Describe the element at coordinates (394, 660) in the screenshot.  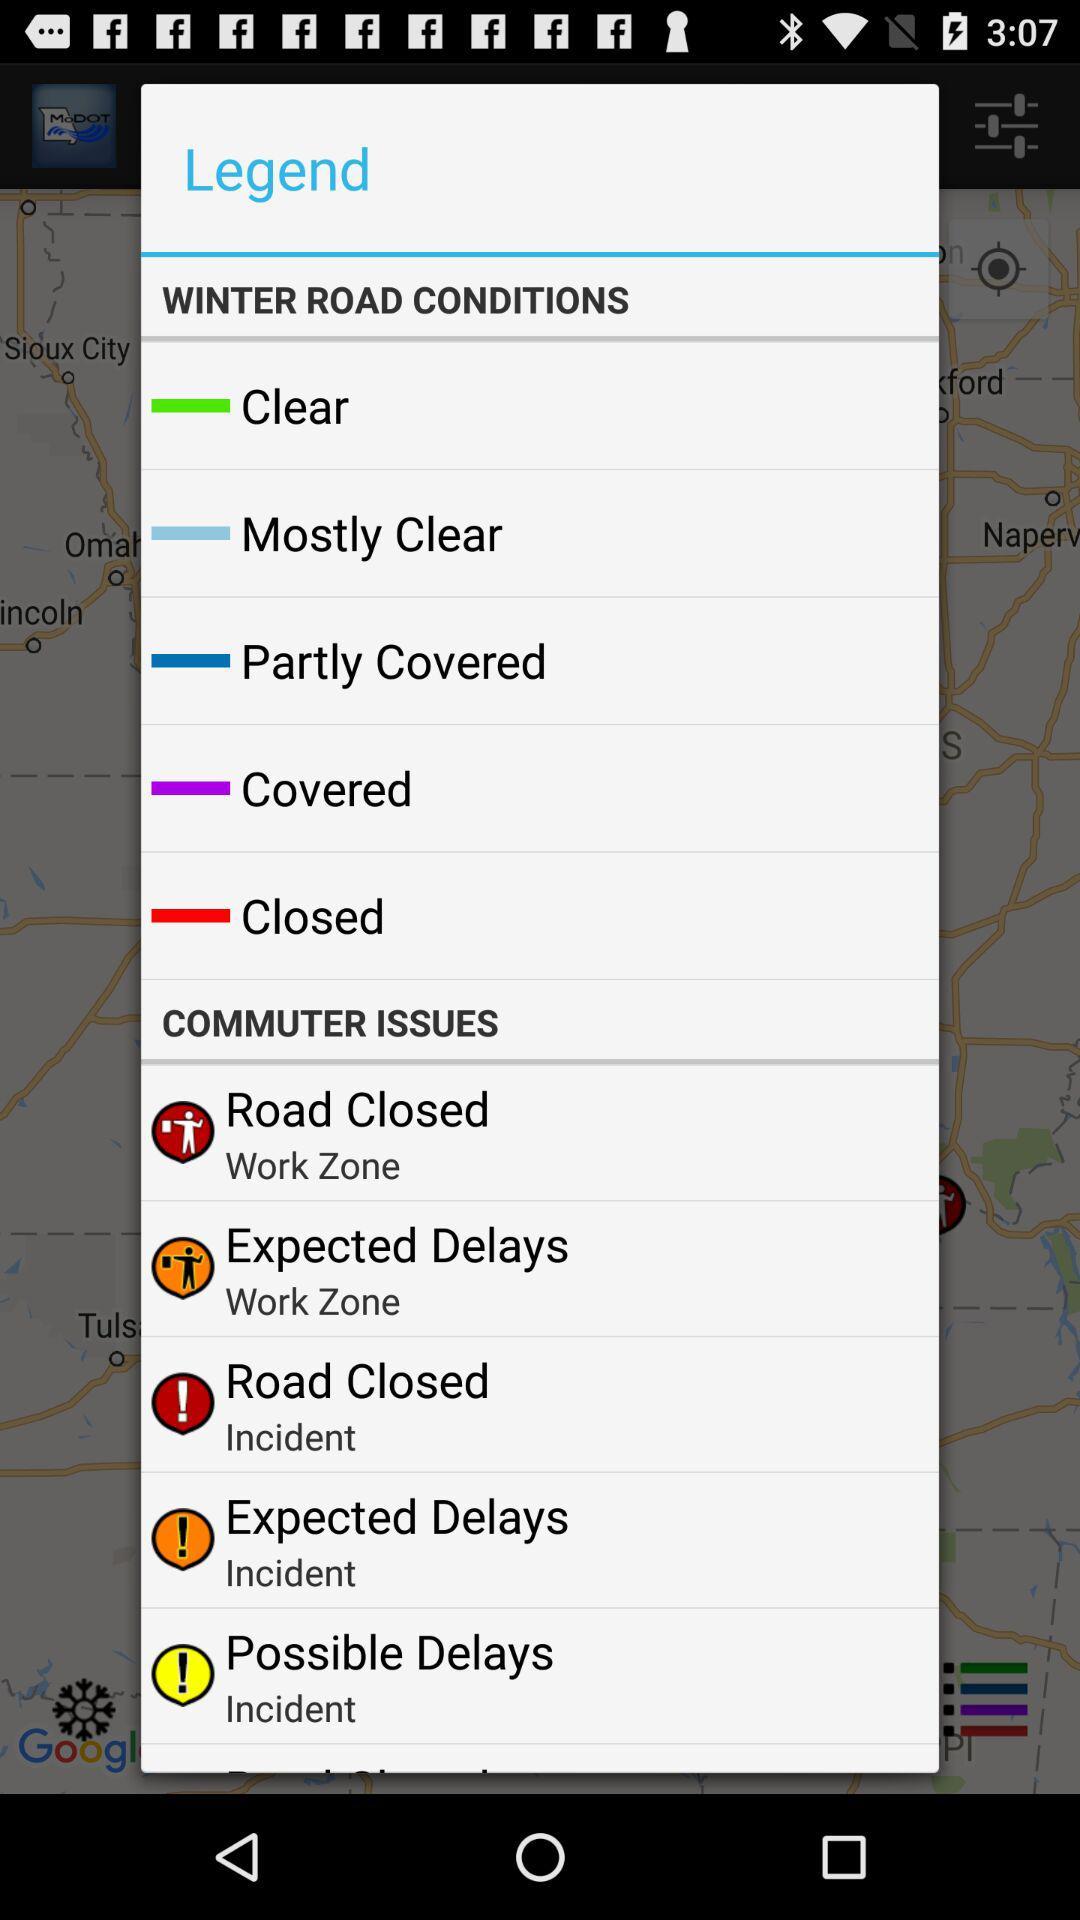
I see `app above the covered icon` at that location.